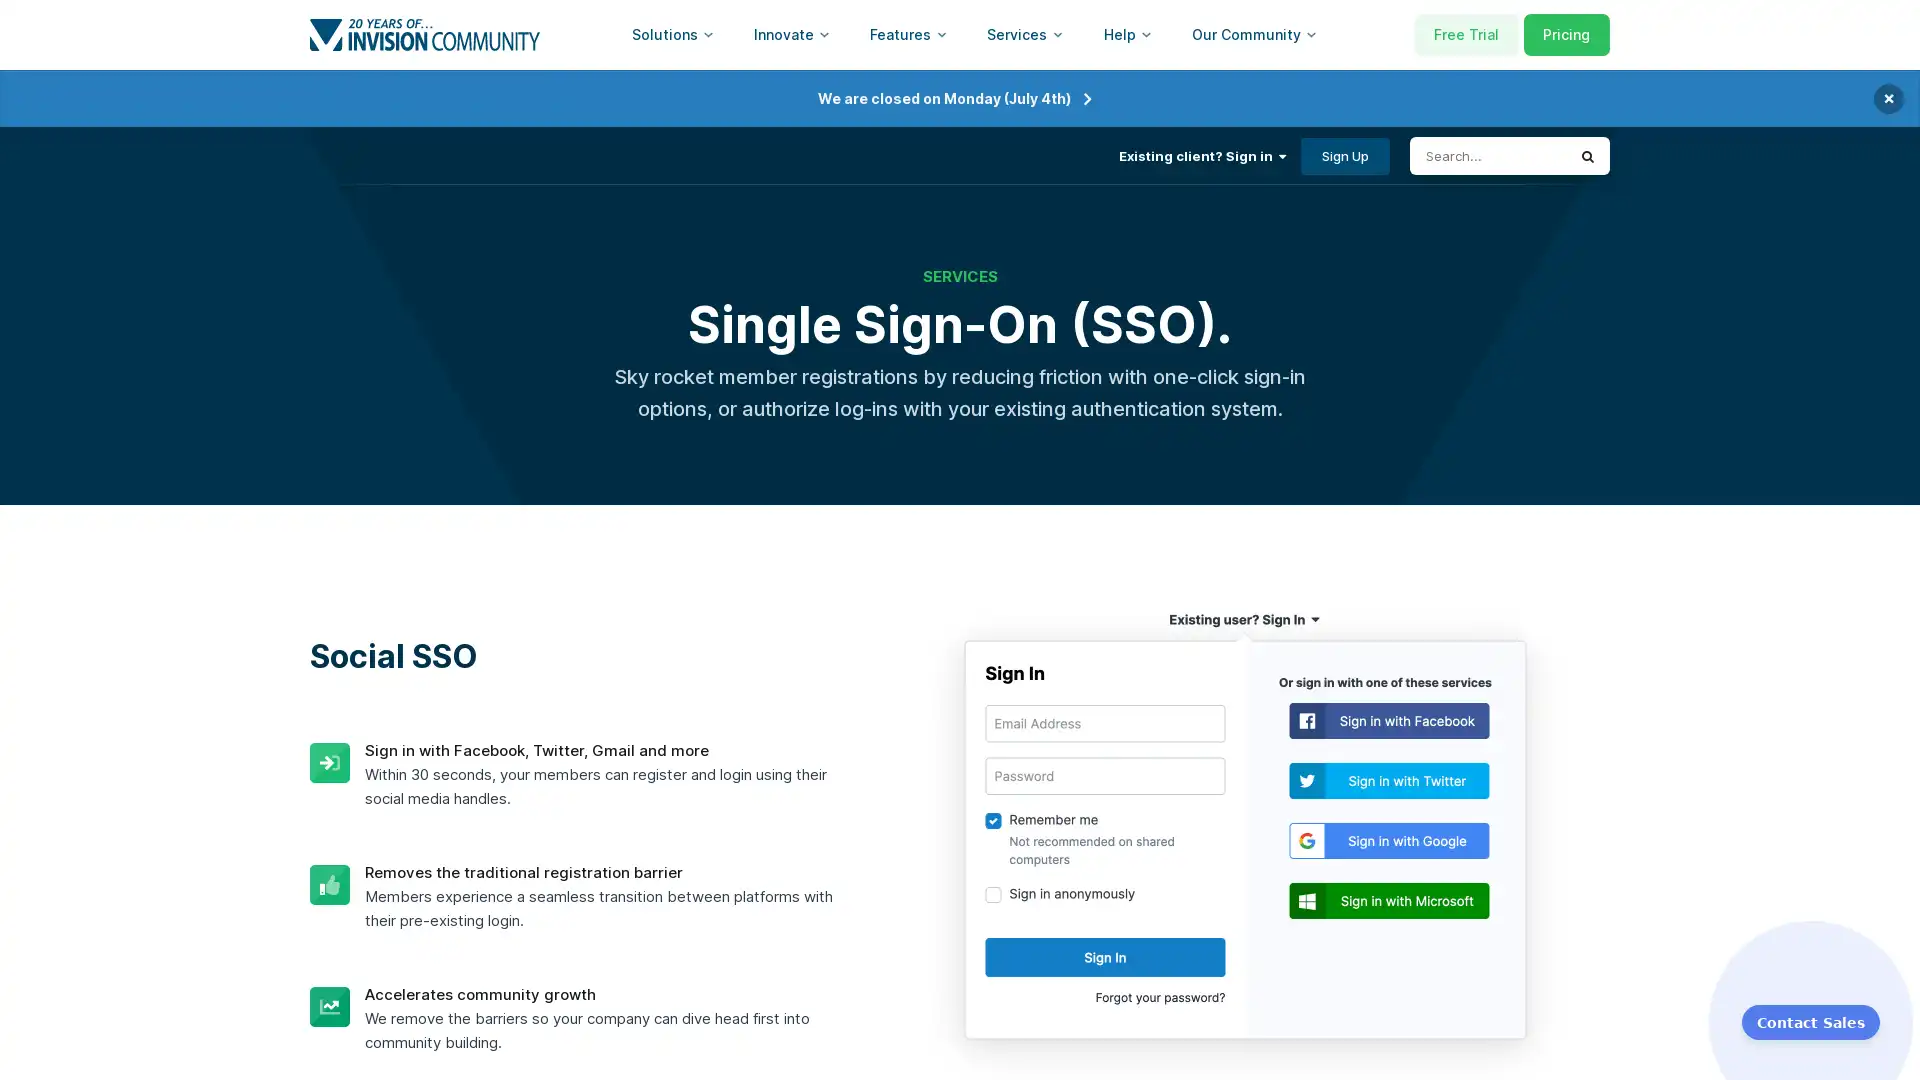  I want to click on Innovate, so click(791, 34).